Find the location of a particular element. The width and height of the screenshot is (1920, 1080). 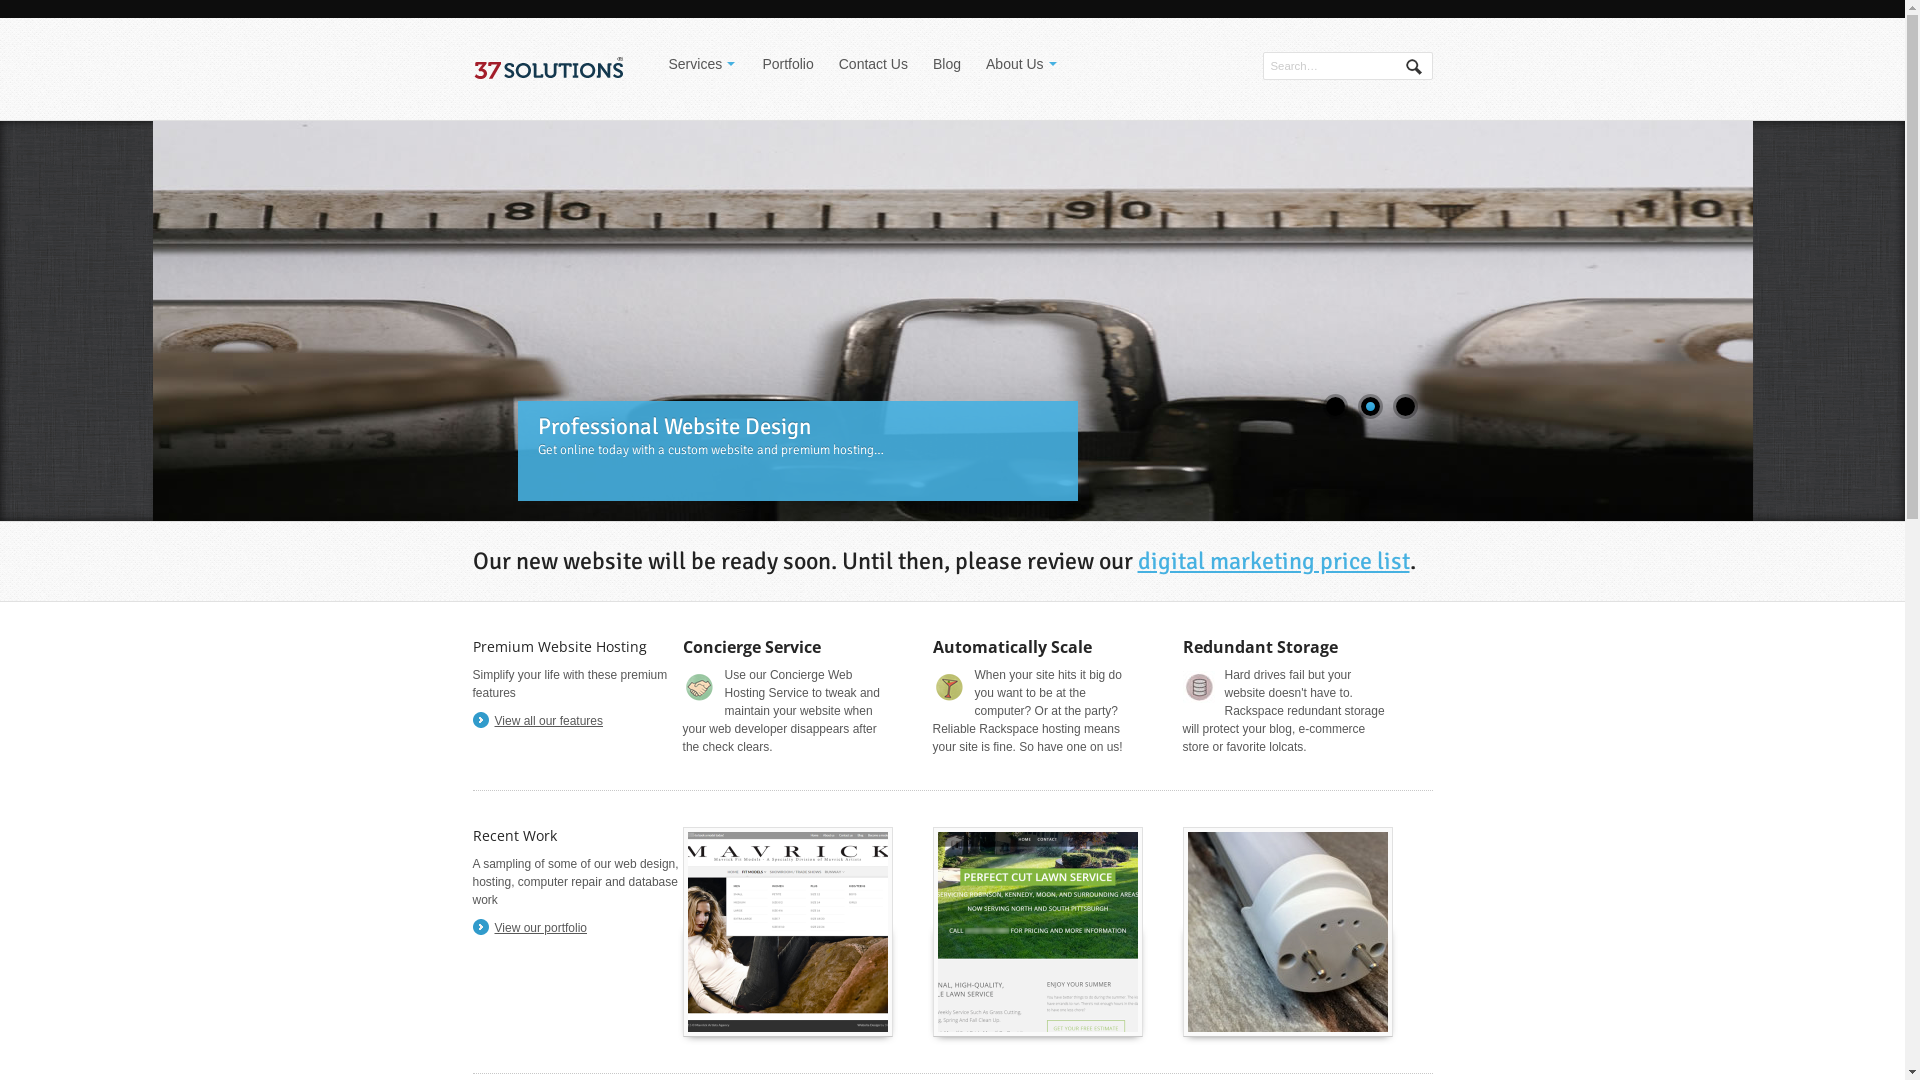

'T8 LEDs Now' is located at coordinates (1287, 932).